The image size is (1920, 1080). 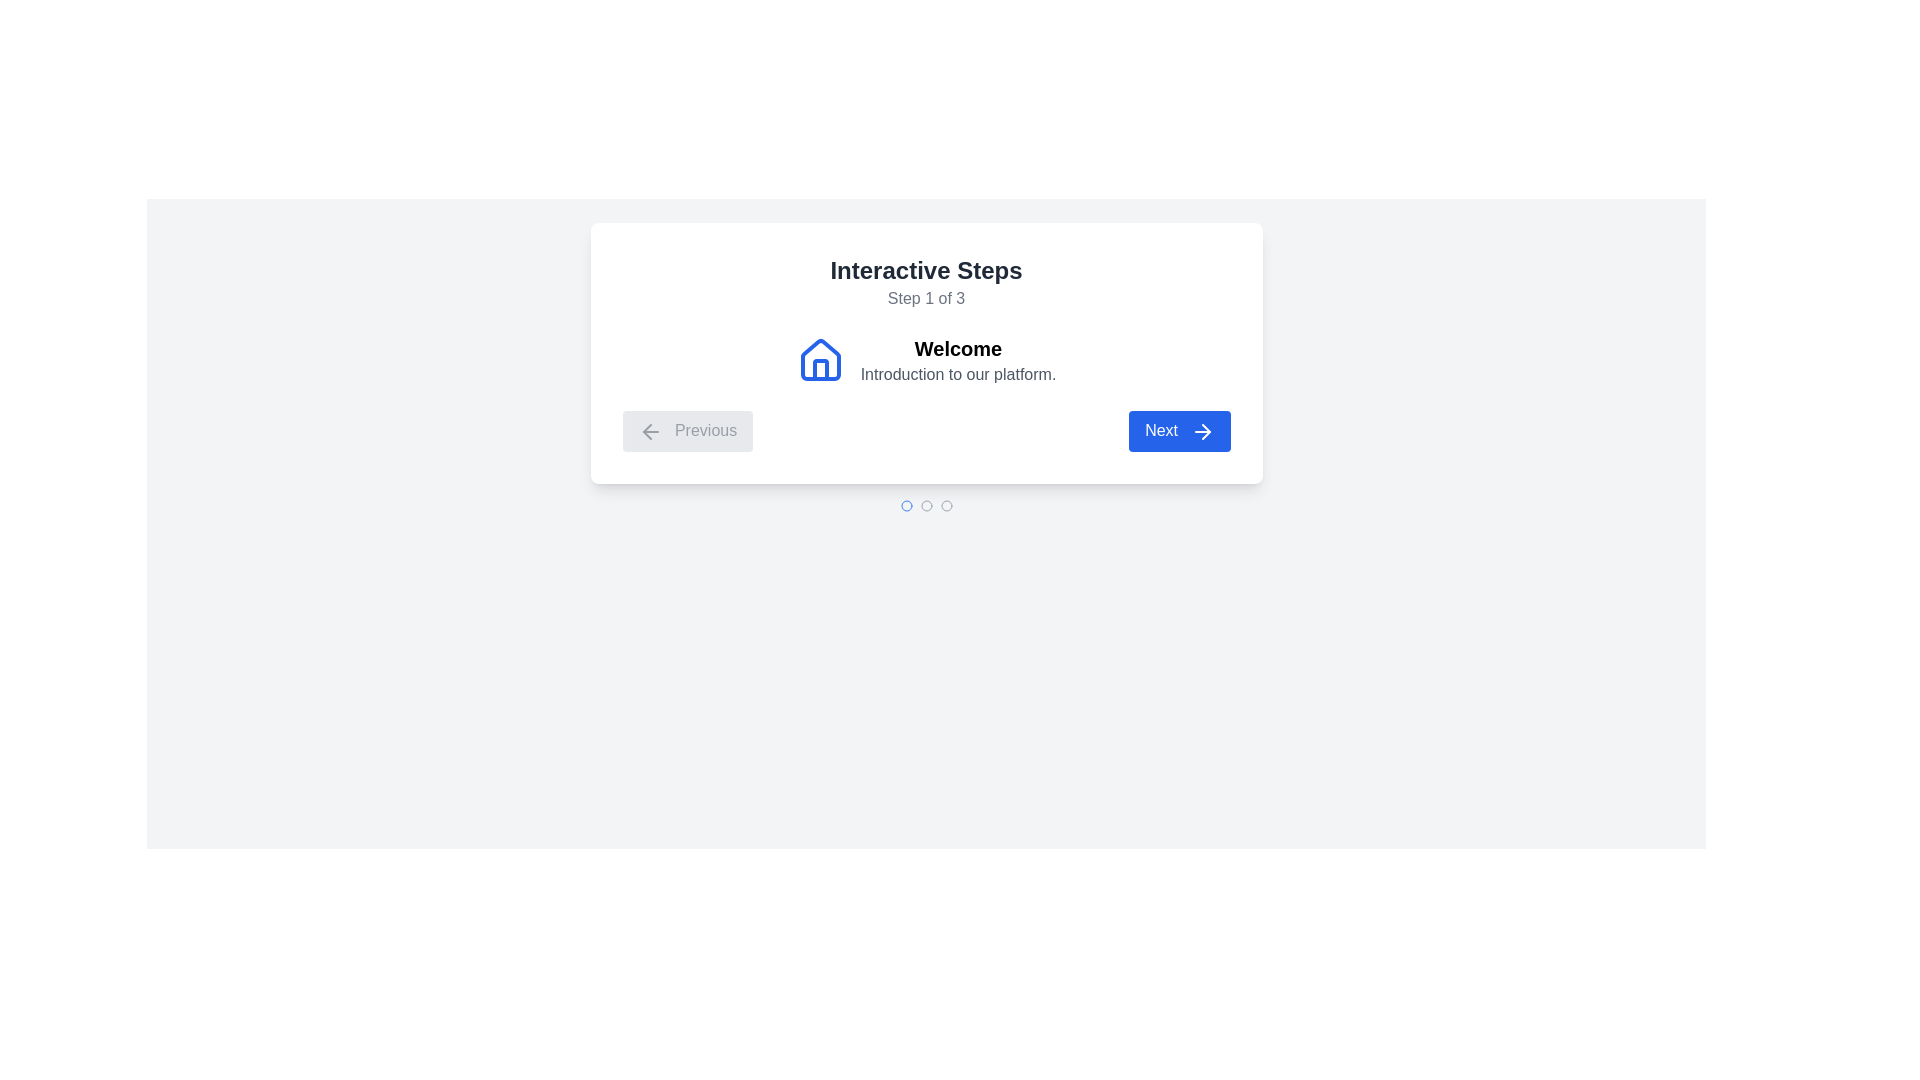 What do you see at coordinates (925, 282) in the screenshot?
I see `the Header with subtitle that displays 'Interactive Steps' and 'Step 1 of 3'` at bounding box center [925, 282].